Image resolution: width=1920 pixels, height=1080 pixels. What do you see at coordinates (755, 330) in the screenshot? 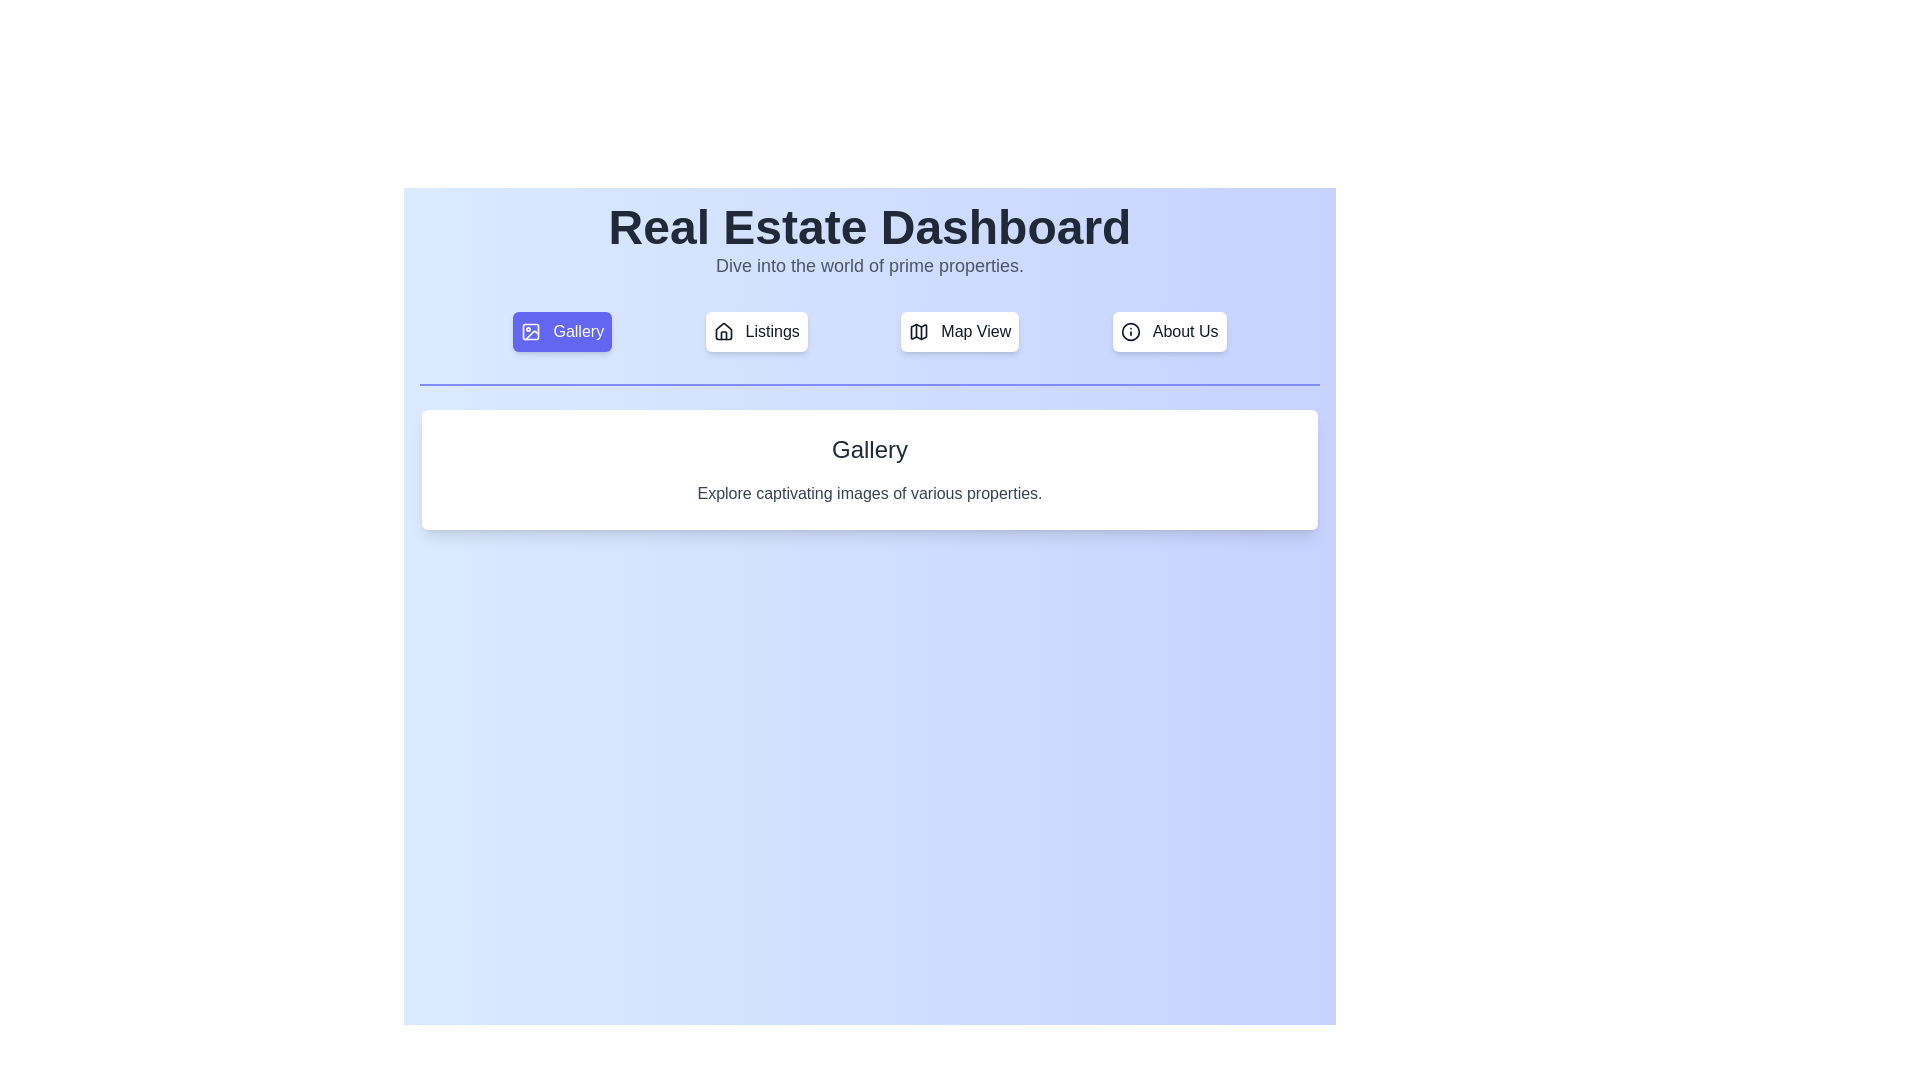
I see `the tab labeled Listings` at bounding box center [755, 330].